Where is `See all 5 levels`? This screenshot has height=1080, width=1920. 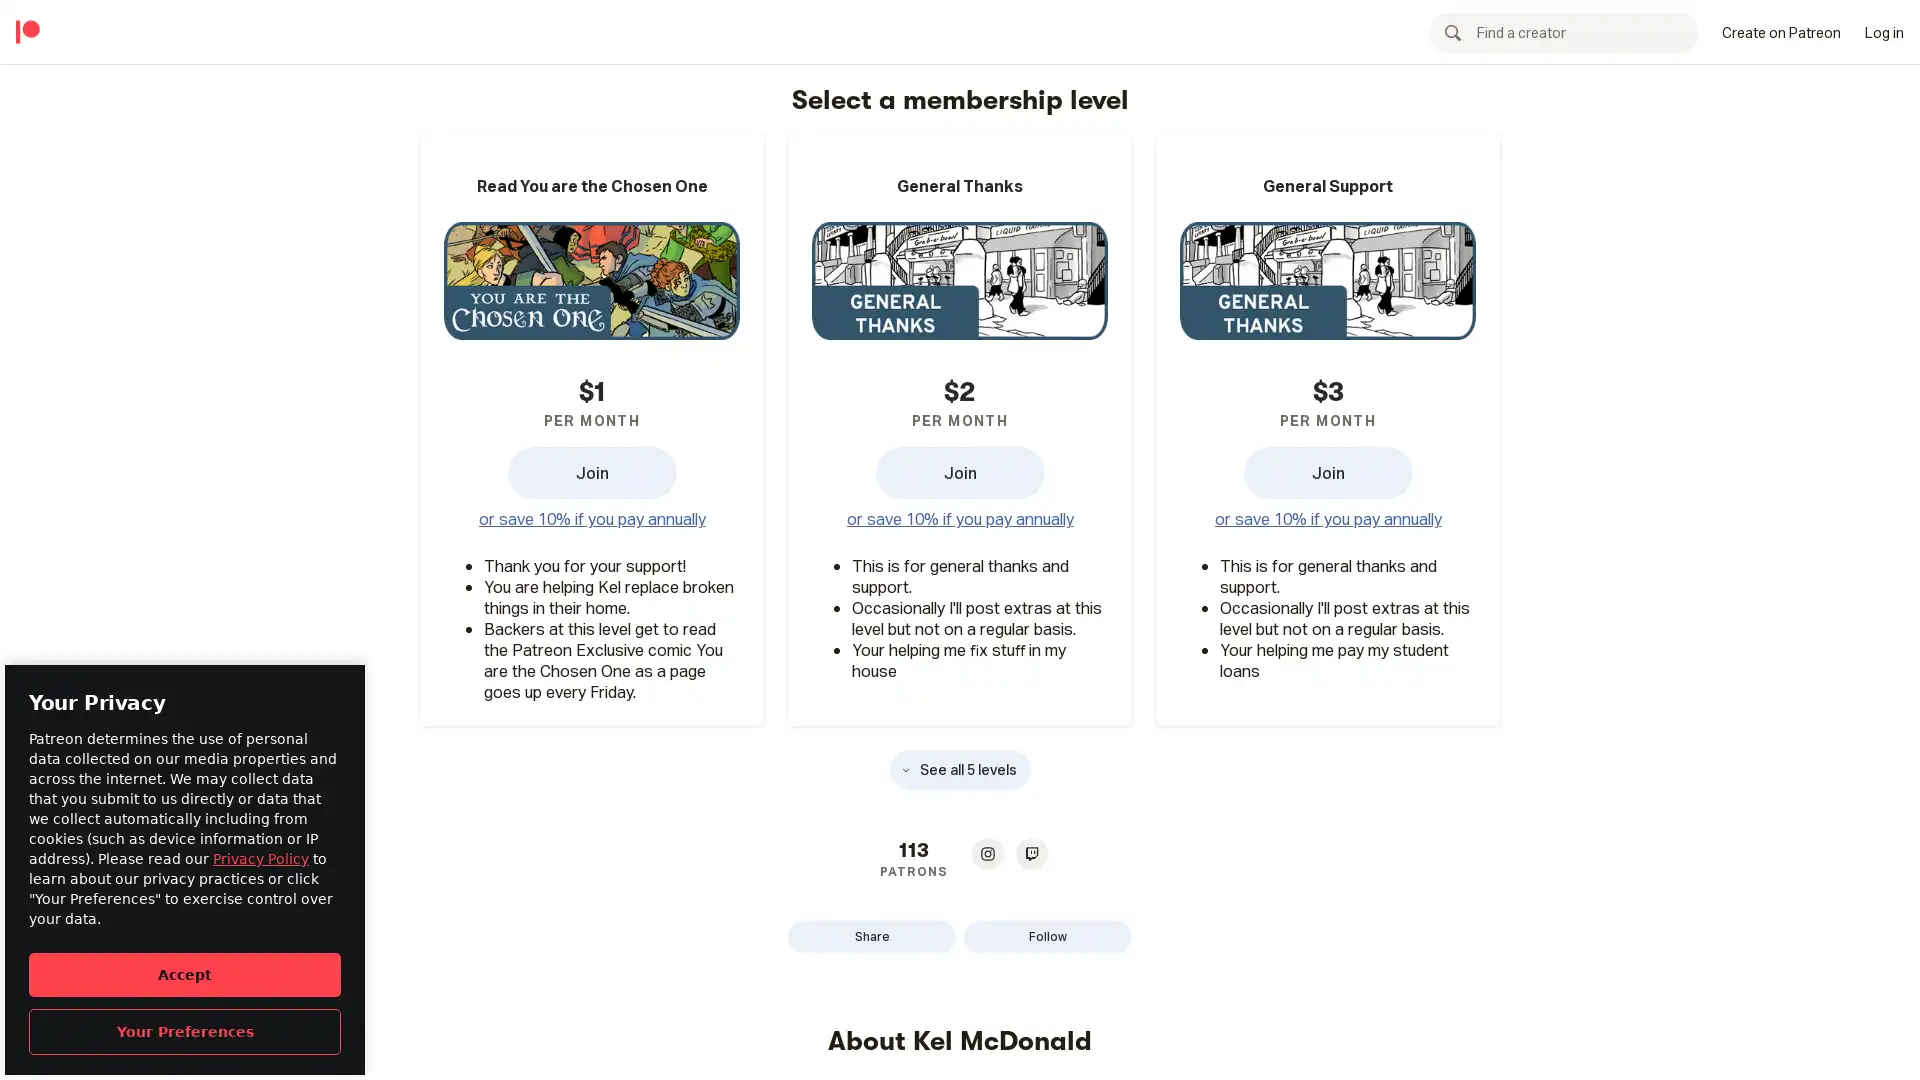
See all 5 levels is located at coordinates (958, 767).